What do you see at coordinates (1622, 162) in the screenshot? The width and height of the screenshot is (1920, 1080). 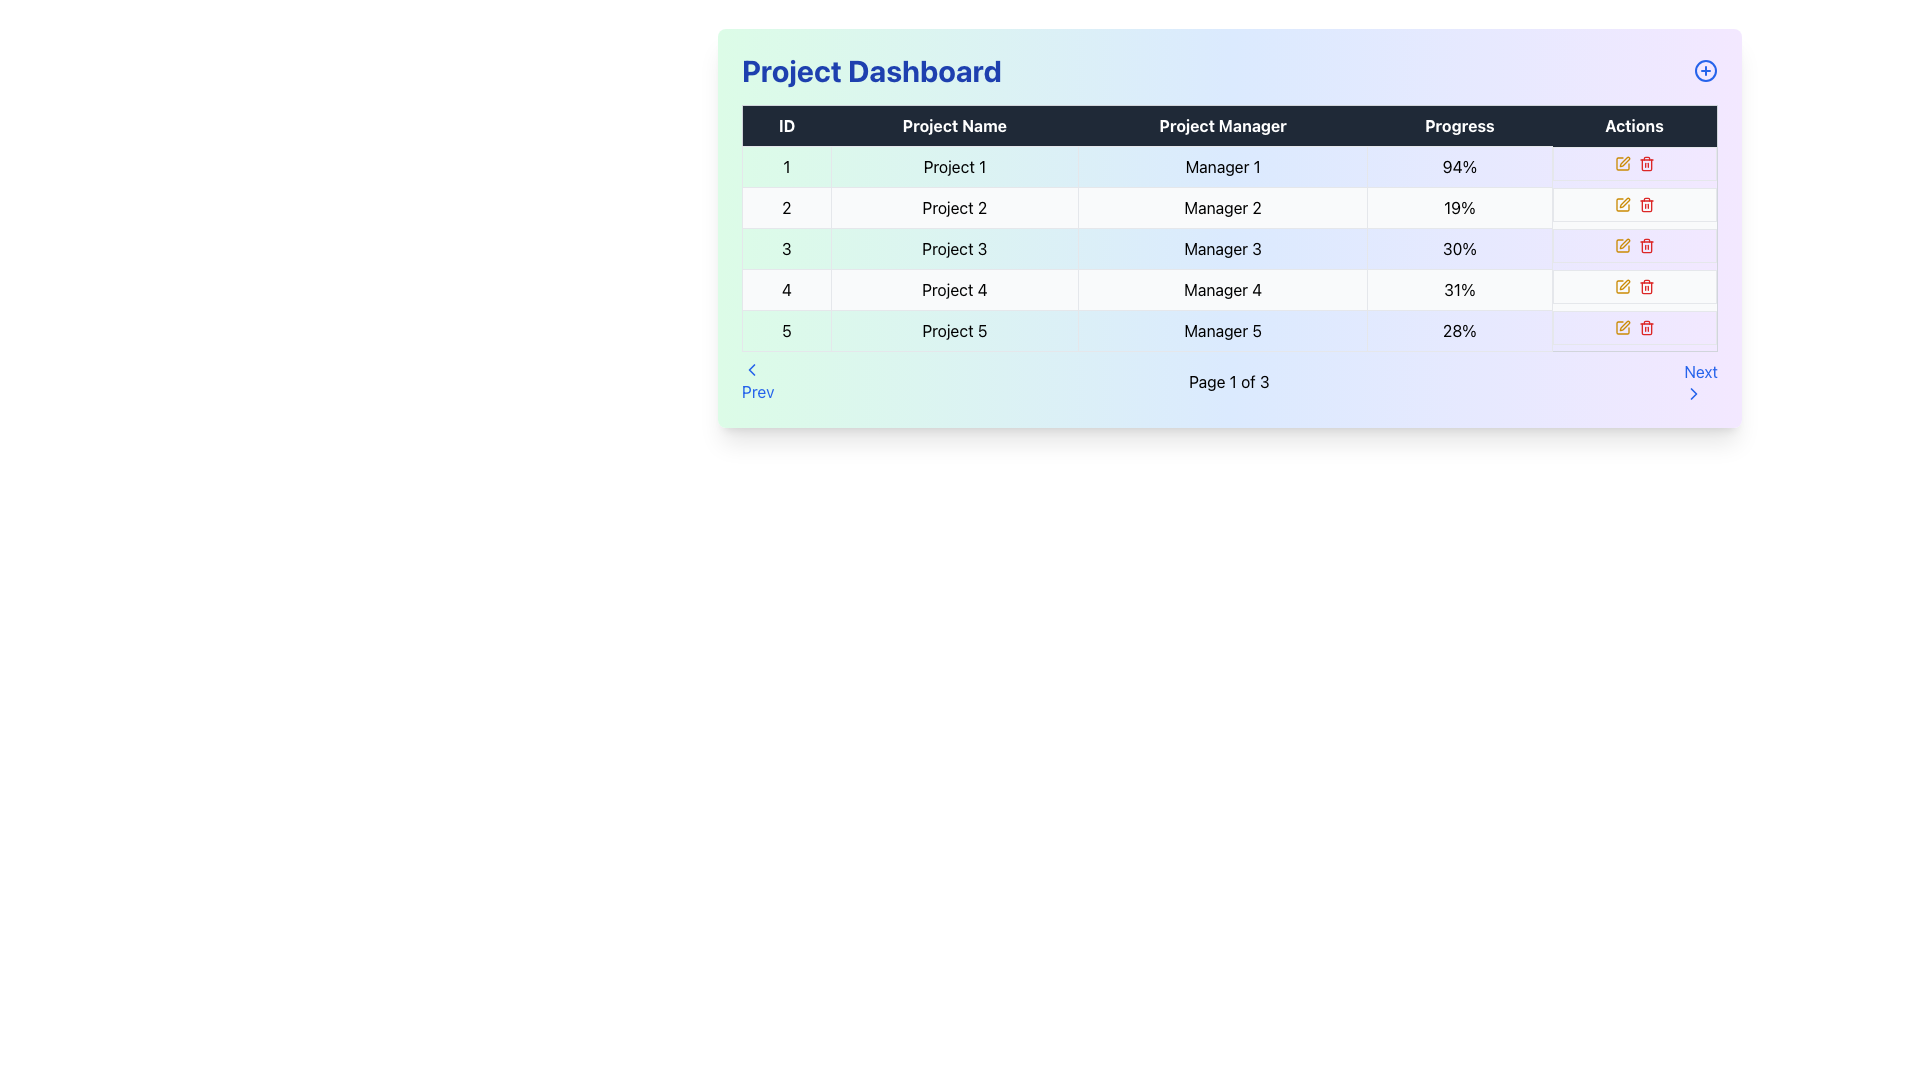 I see `the square yellow button with a pen icon located in the 'Actions' column of the table, adjacent to the 'Project 1' entry` at bounding box center [1622, 162].